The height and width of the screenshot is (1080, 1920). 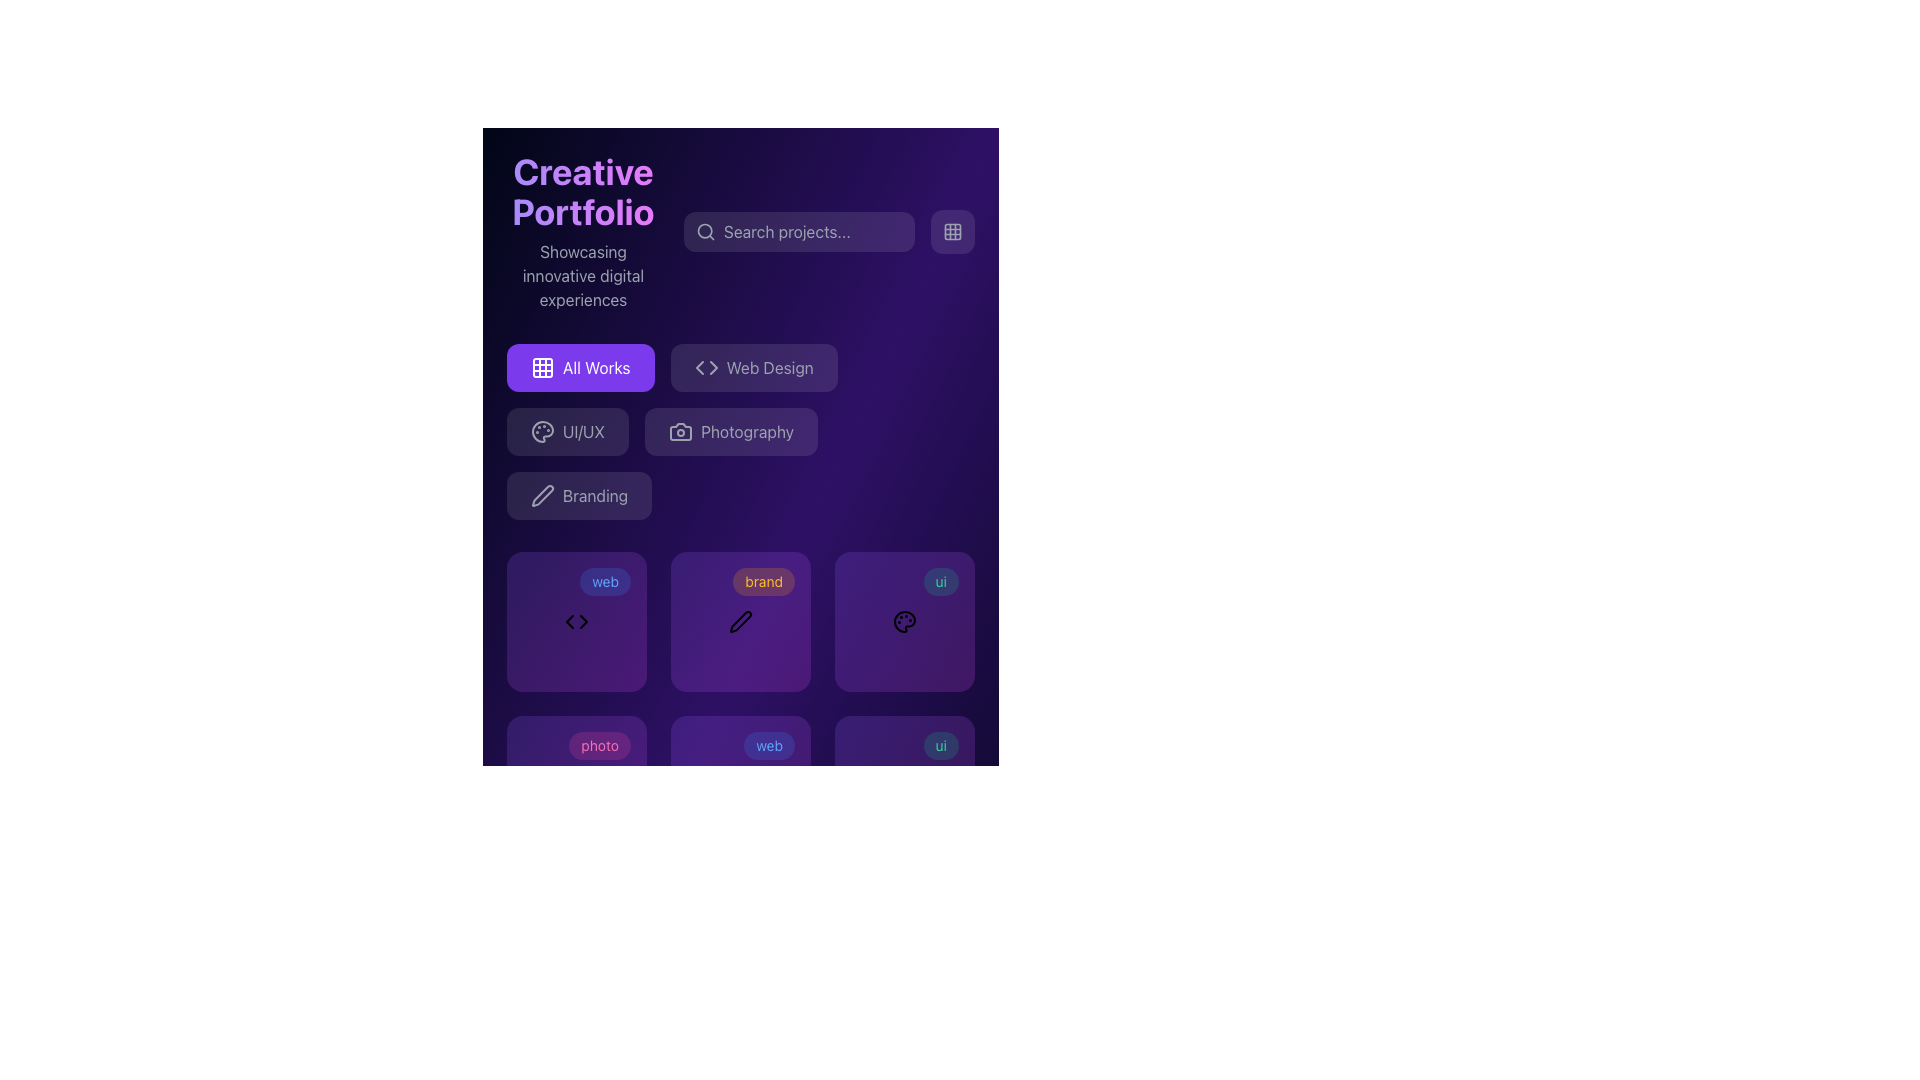 What do you see at coordinates (769, 367) in the screenshot?
I see `the 'Web Design' text label located within the navigation button, which is positioned to the right of the 'All Works' button` at bounding box center [769, 367].